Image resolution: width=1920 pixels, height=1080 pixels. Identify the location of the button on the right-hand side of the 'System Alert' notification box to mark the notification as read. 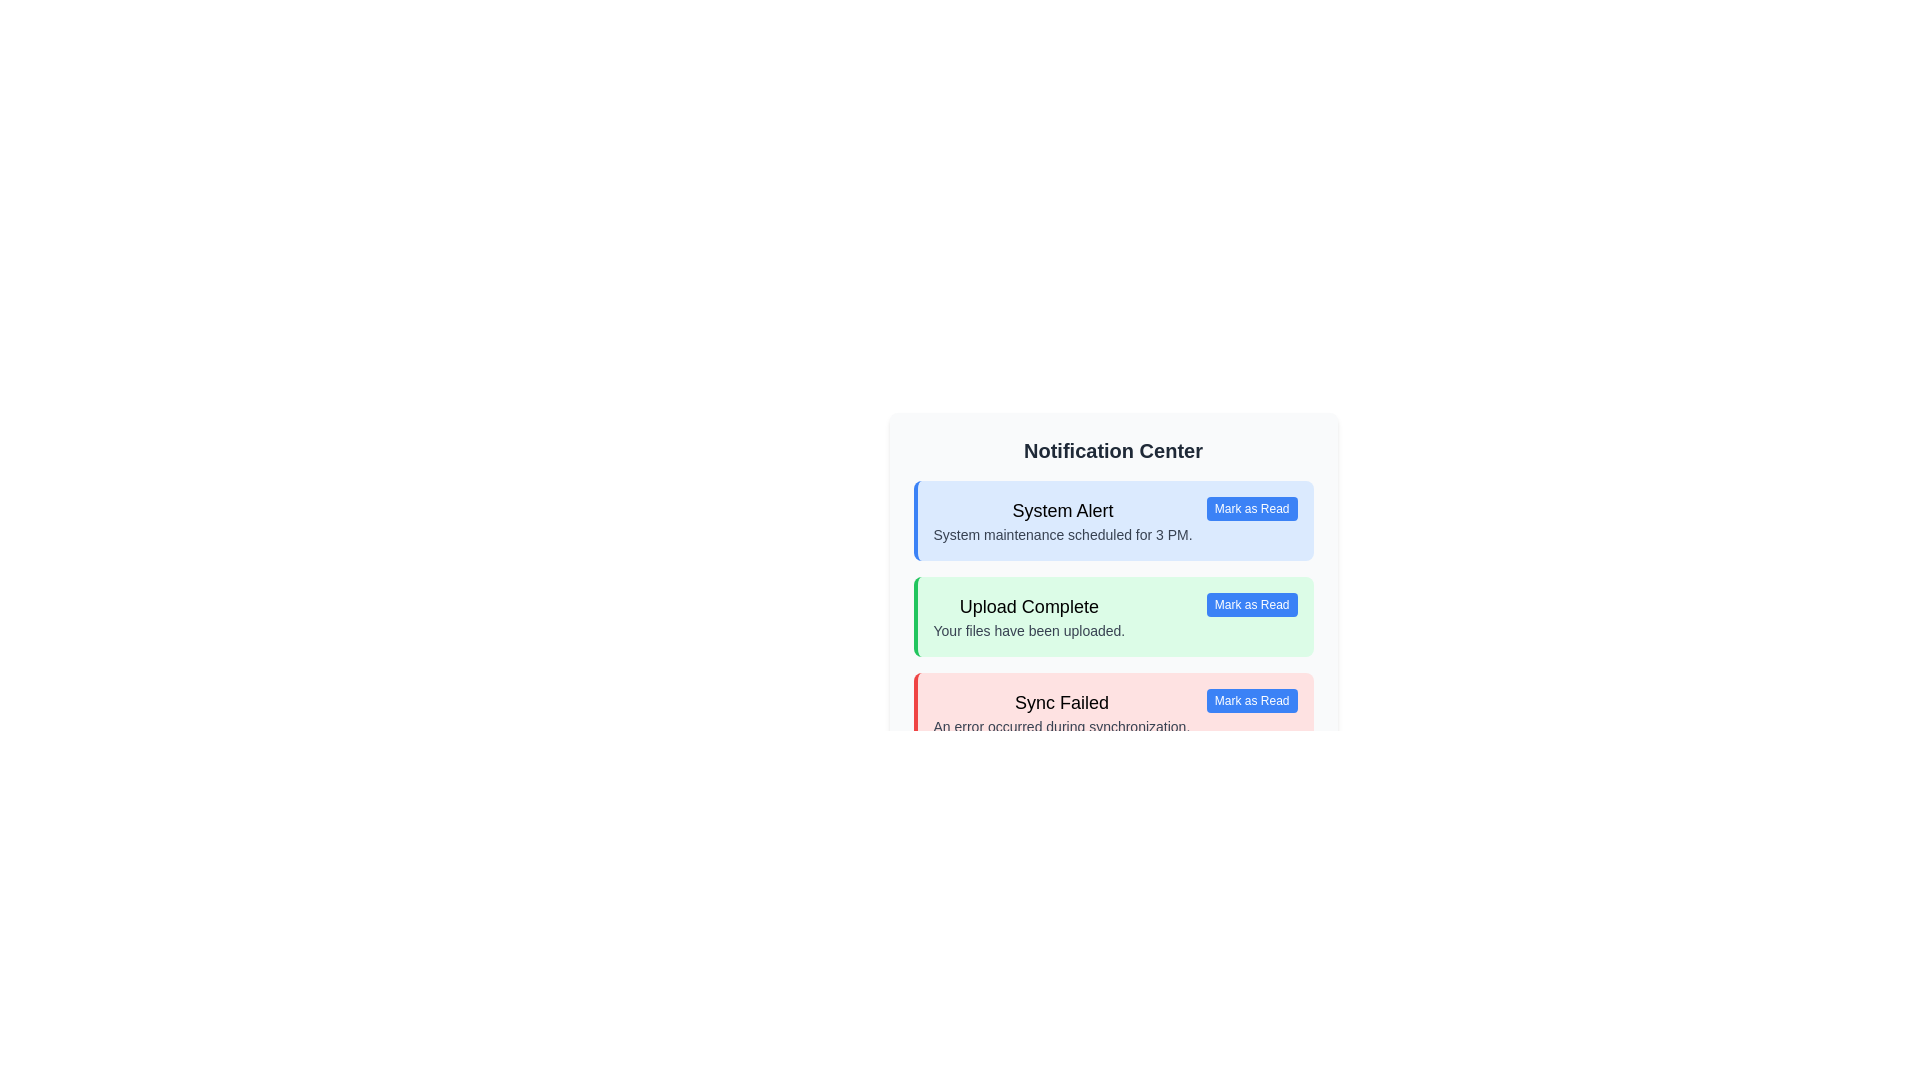
(1251, 508).